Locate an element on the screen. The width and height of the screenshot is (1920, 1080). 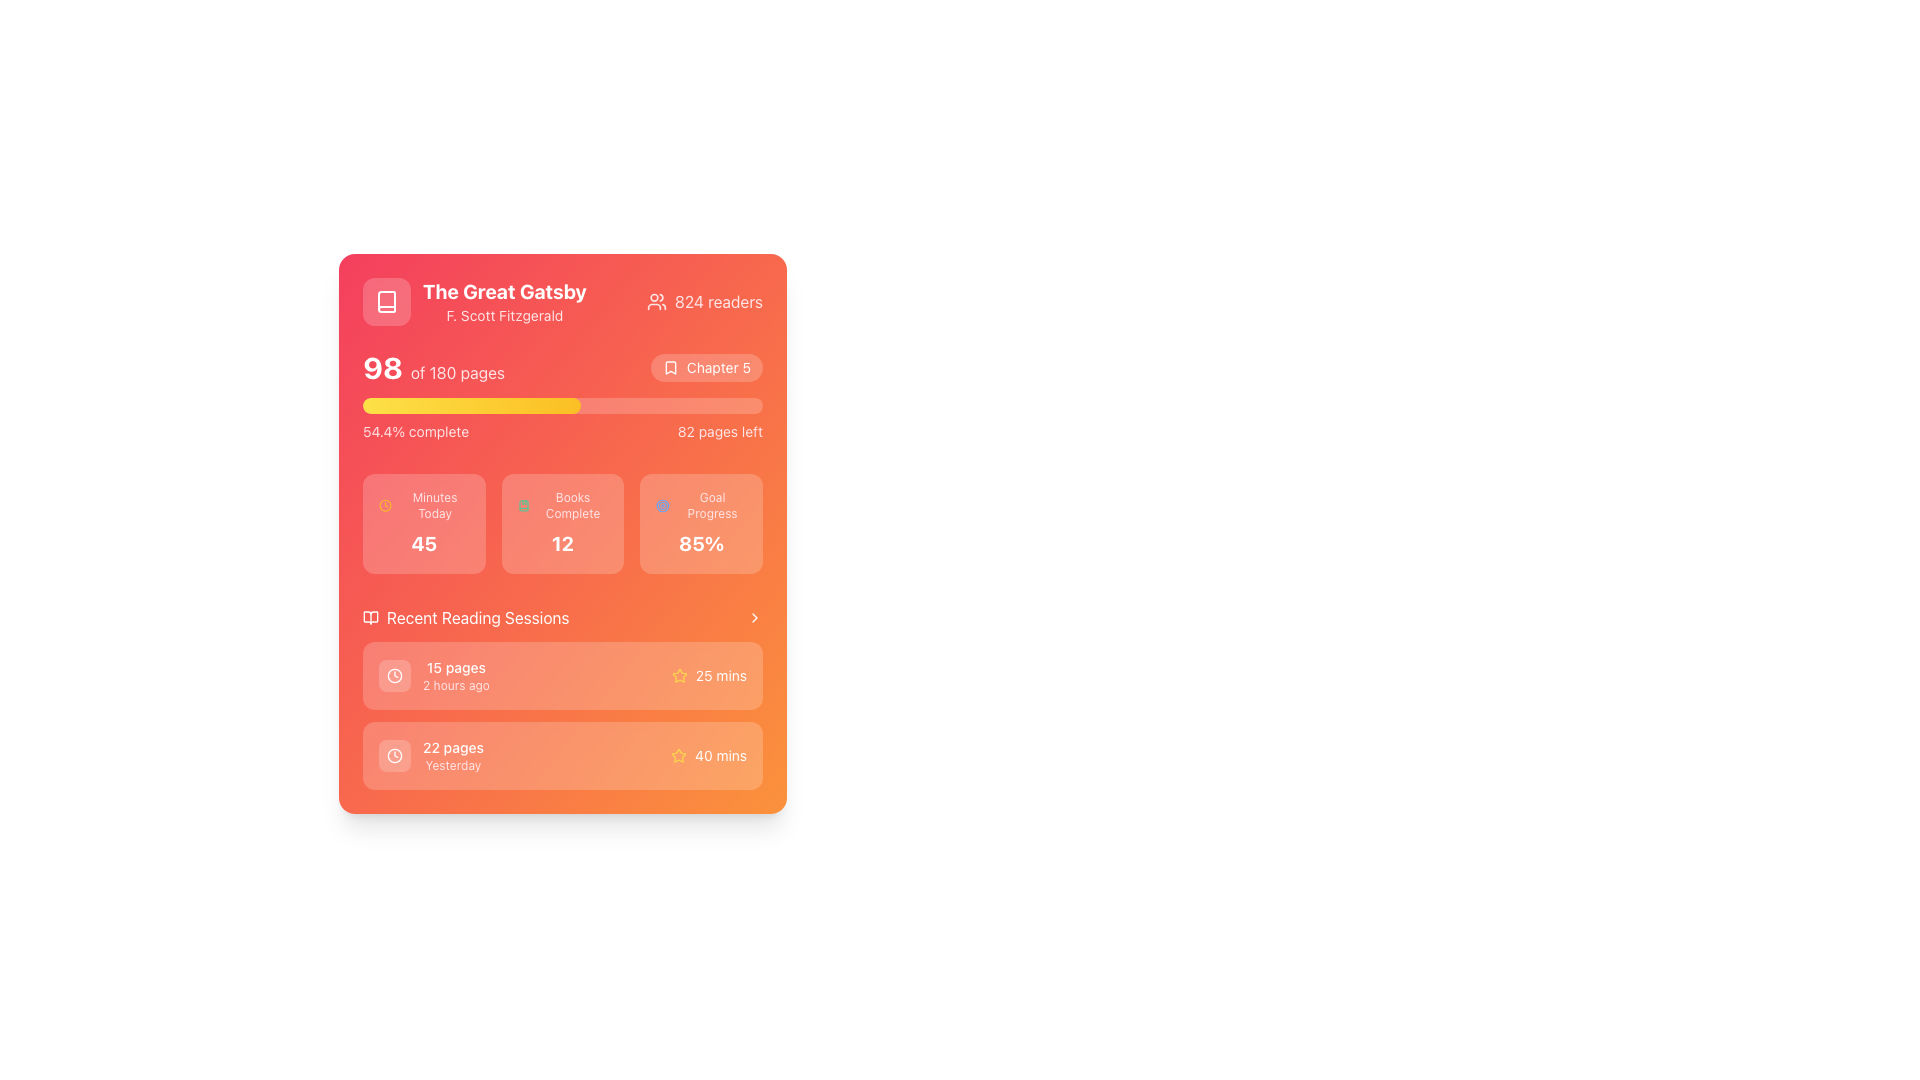
the right-pointing chevron icon located in the 'Recent Reading Sessions' section is located at coordinates (753, 616).